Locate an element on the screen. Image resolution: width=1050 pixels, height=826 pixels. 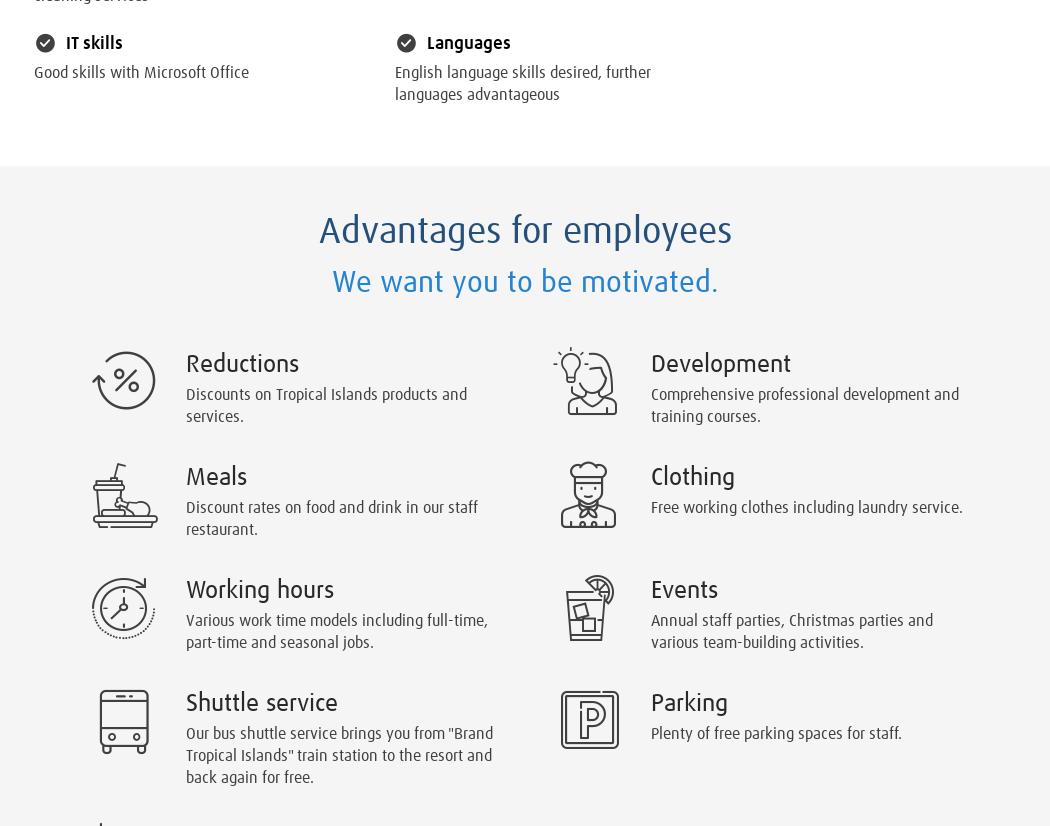
'Clothing' is located at coordinates (693, 477).